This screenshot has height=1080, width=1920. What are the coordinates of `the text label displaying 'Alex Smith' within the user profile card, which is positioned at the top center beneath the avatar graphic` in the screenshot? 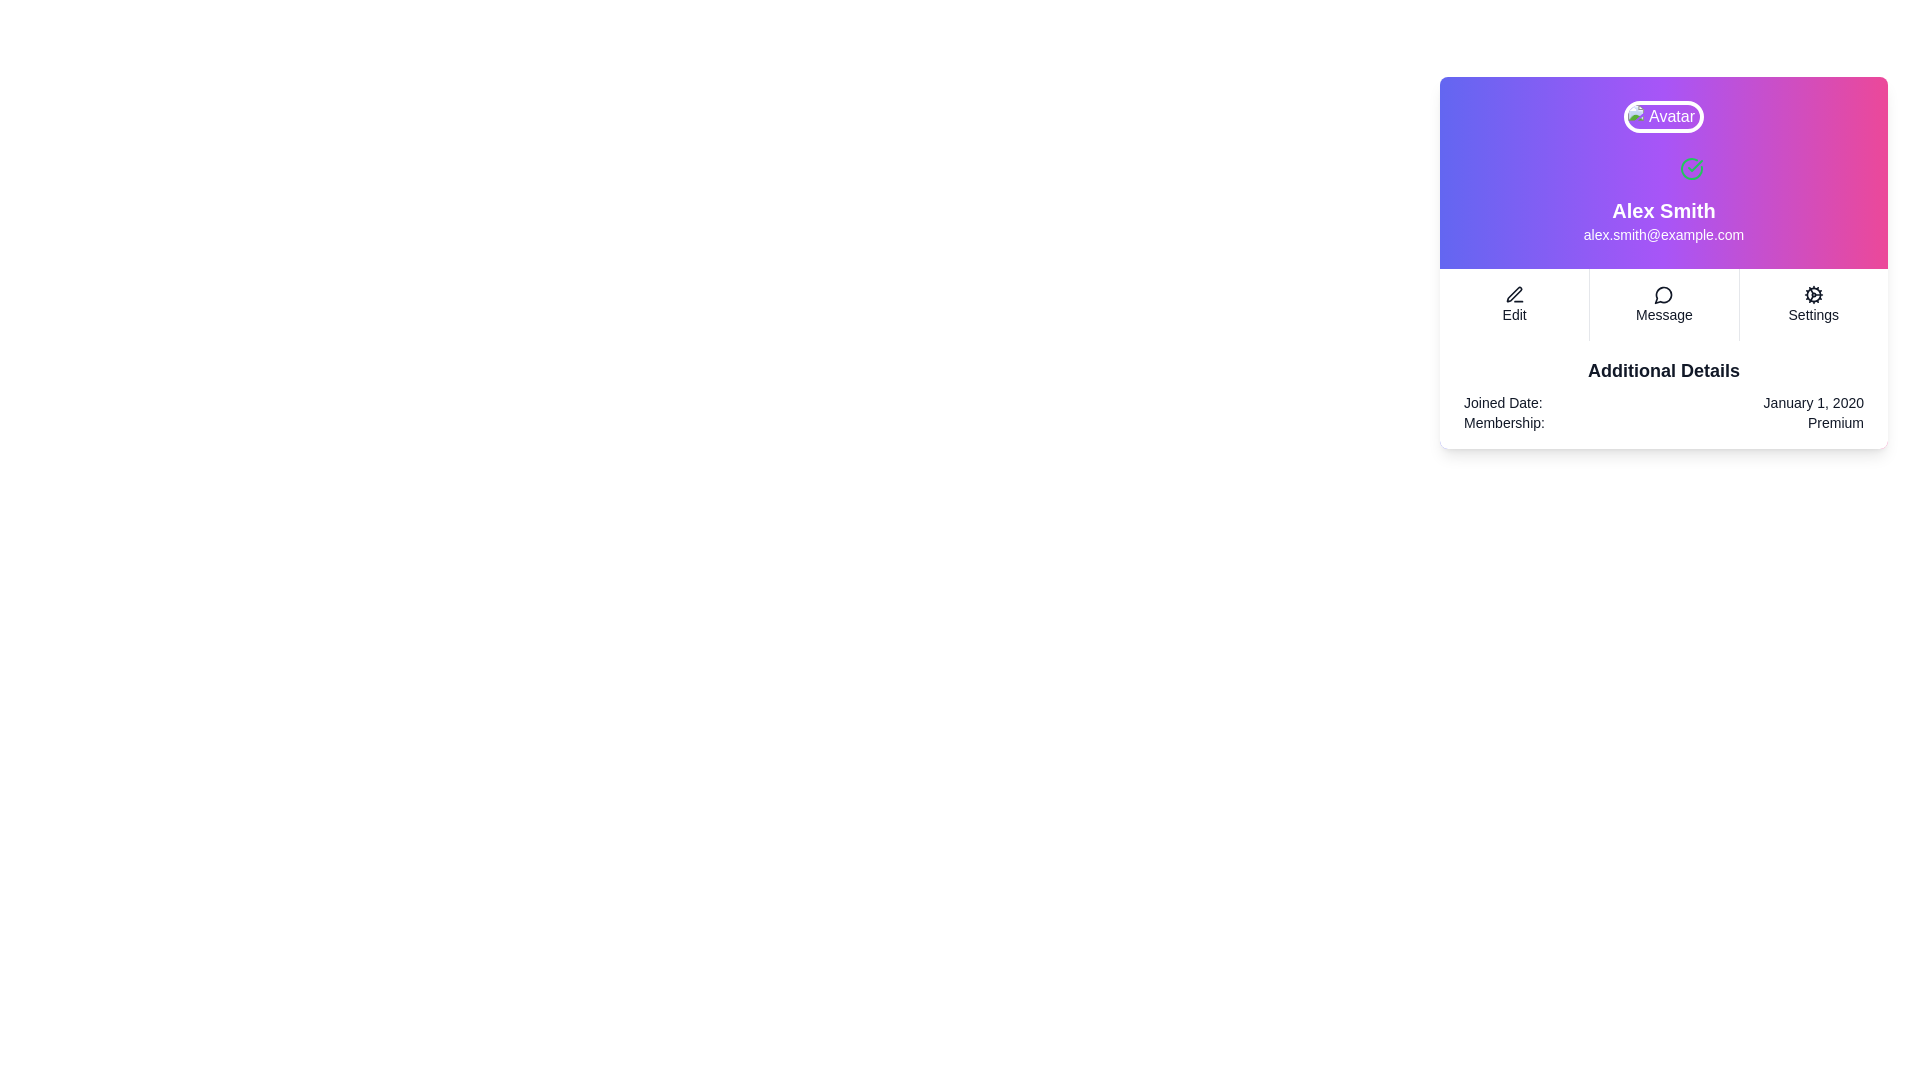 It's located at (1664, 211).